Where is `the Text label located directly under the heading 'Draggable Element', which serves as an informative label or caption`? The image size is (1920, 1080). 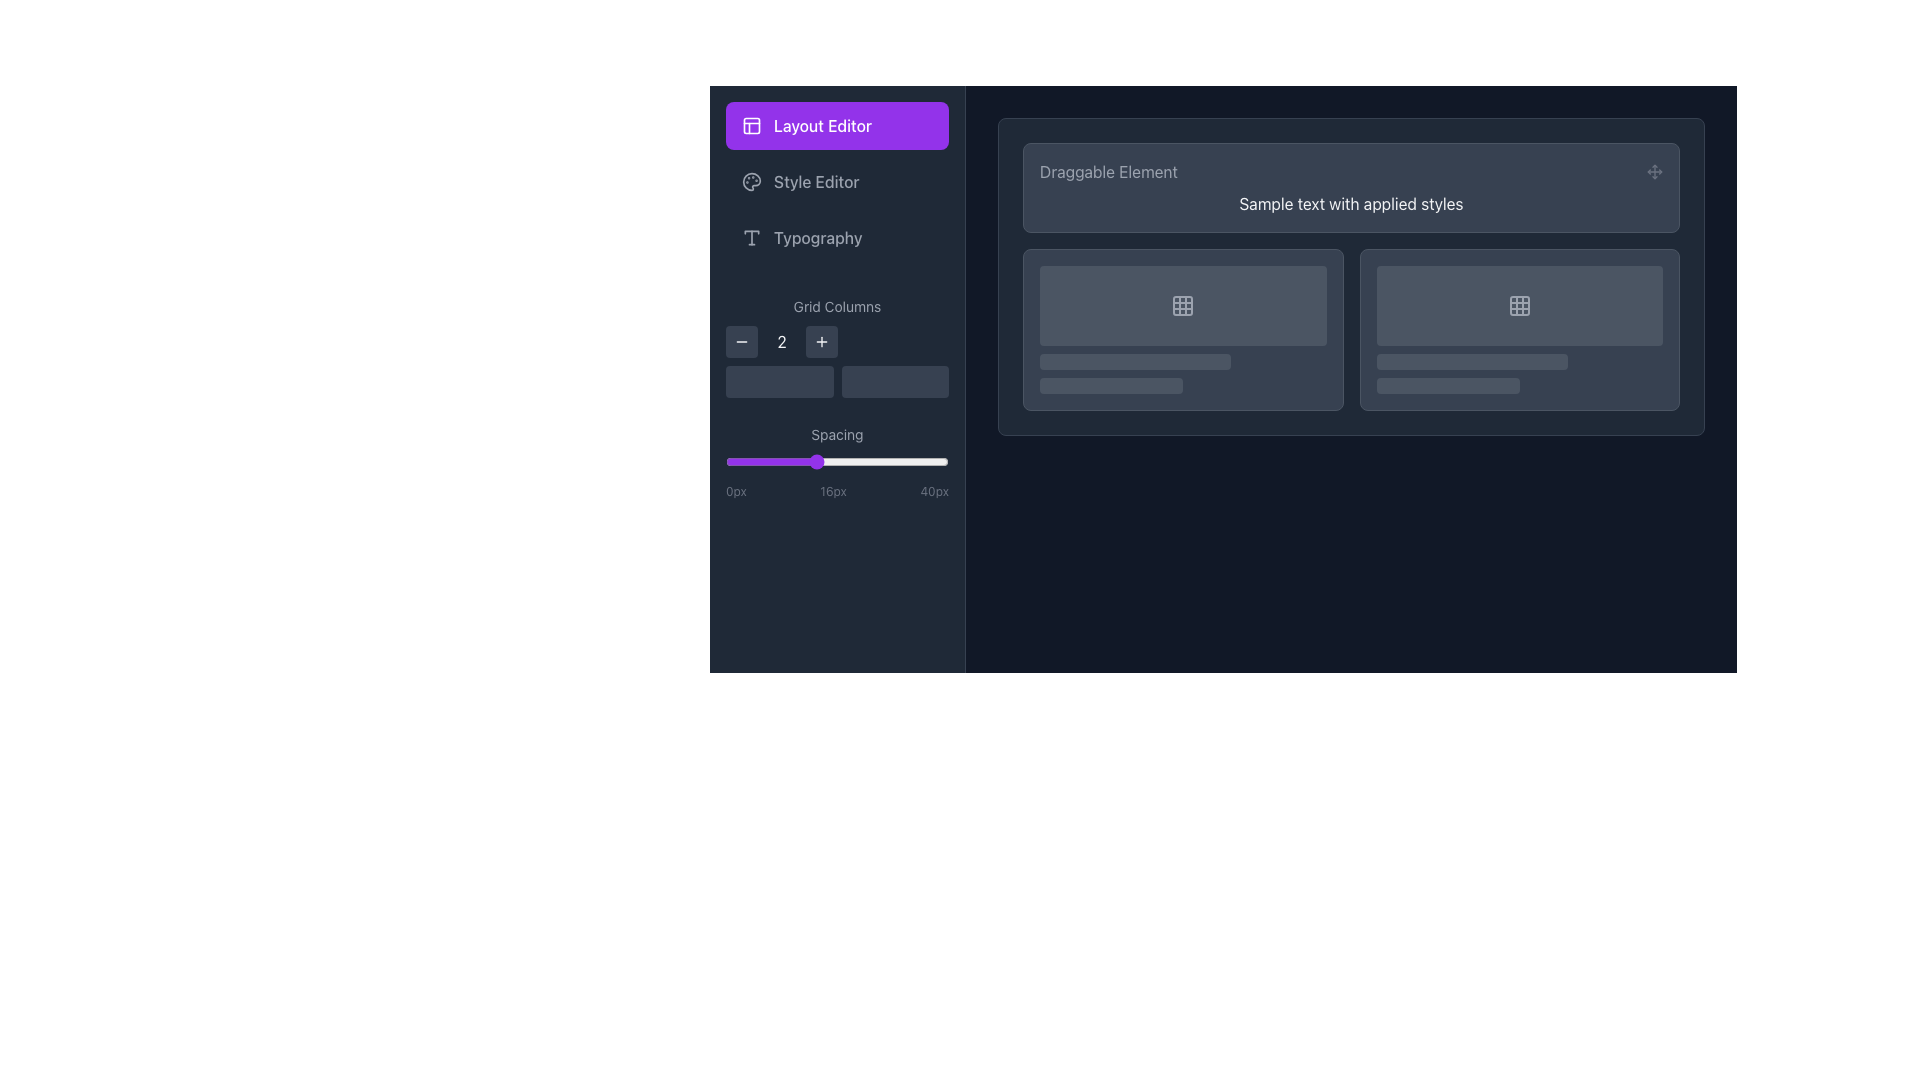
the Text label located directly under the heading 'Draggable Element', which serves as an informative label or caption is located at coordinates (1351, 204).